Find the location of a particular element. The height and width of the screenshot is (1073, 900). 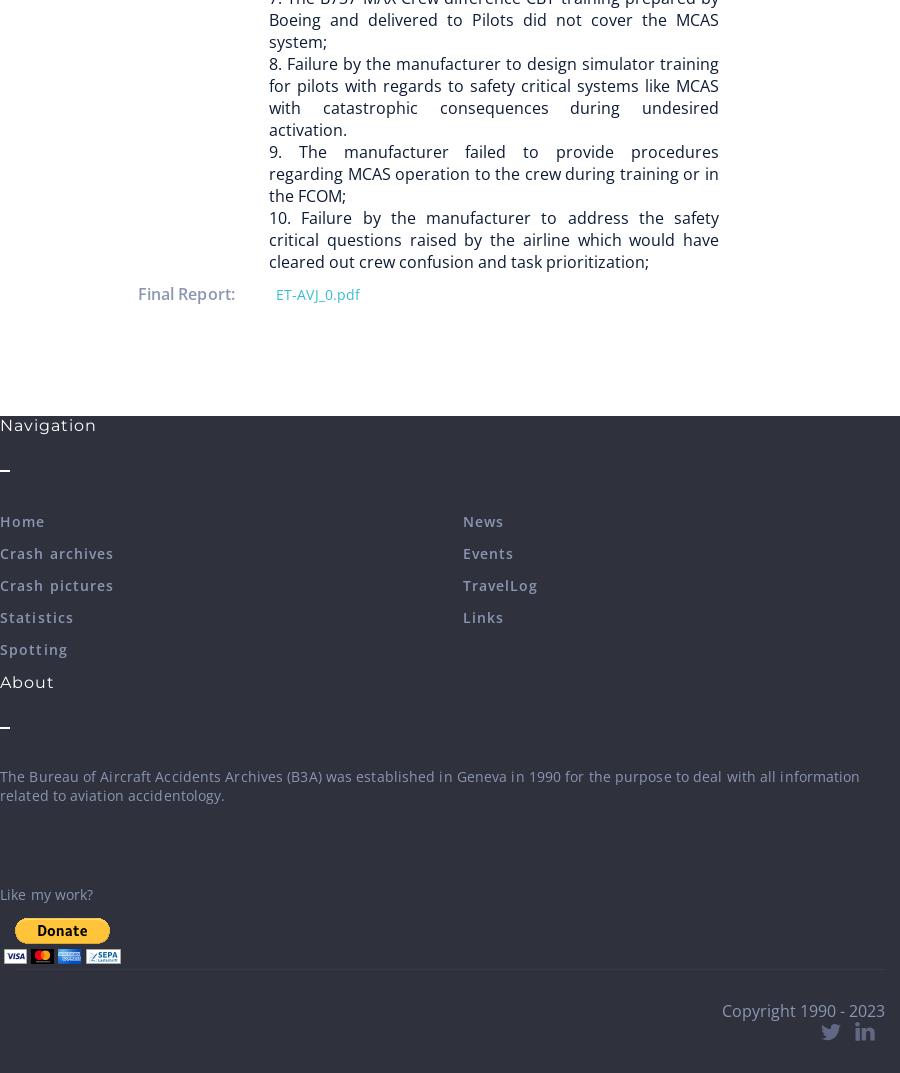

'The Bureau of Aircraft Accidents Archives (B3A) was established in Geneva in 1990 for the purpose to deal with all information related to aviation accidentology.' is located at coordinates (0, 785).